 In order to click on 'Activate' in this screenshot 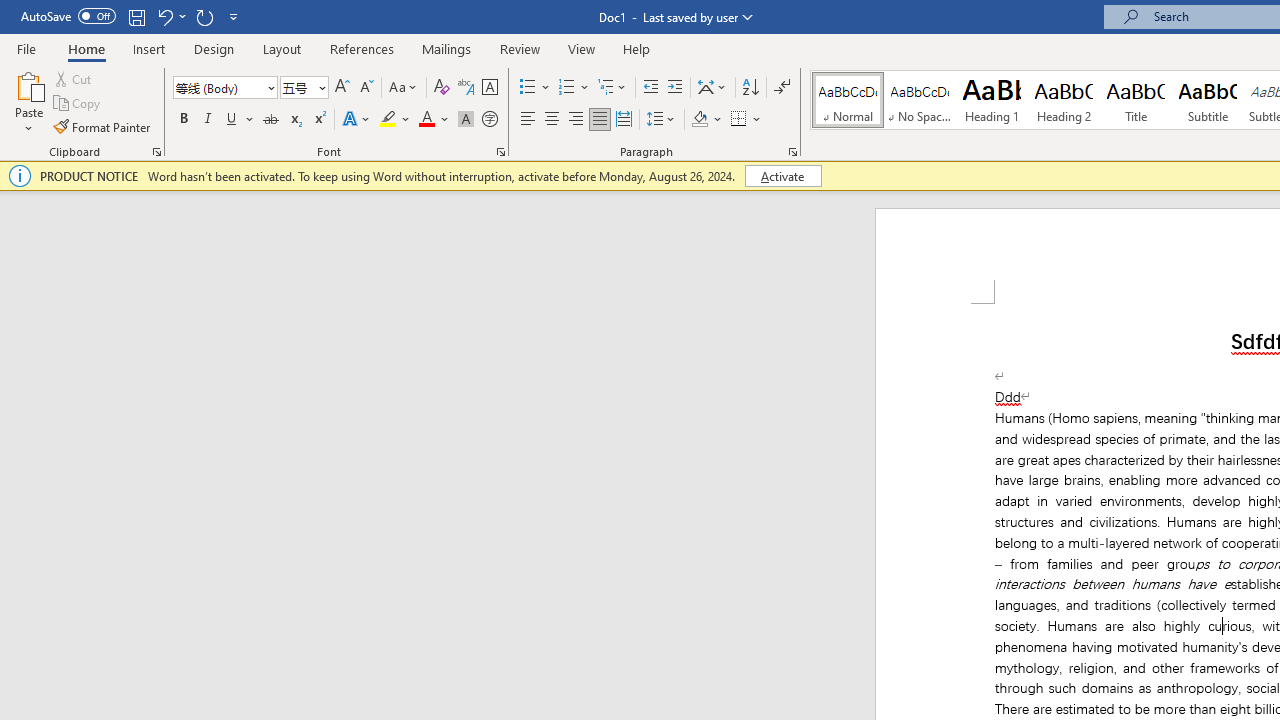, I will do `click(782, 175)`.